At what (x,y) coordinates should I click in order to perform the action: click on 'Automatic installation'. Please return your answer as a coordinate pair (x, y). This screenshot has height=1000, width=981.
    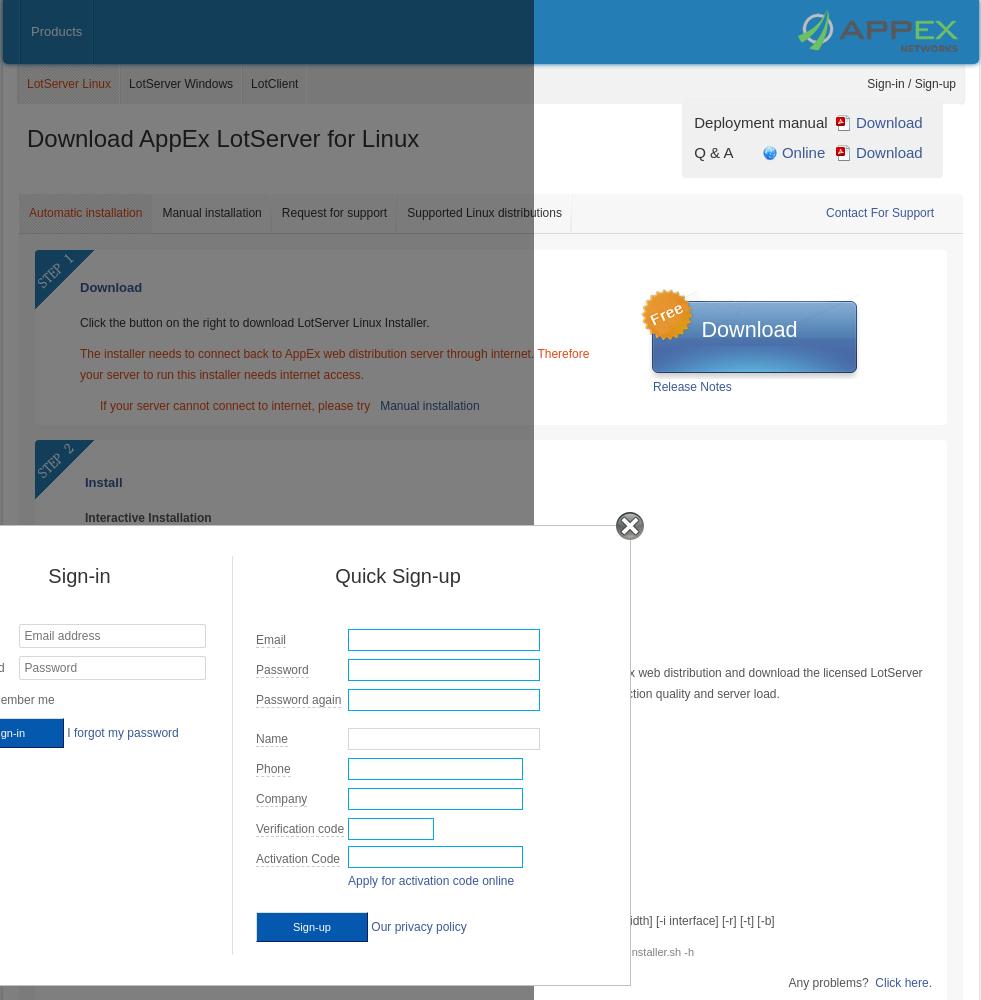
    Looking at the image, I should click on (84, 212).